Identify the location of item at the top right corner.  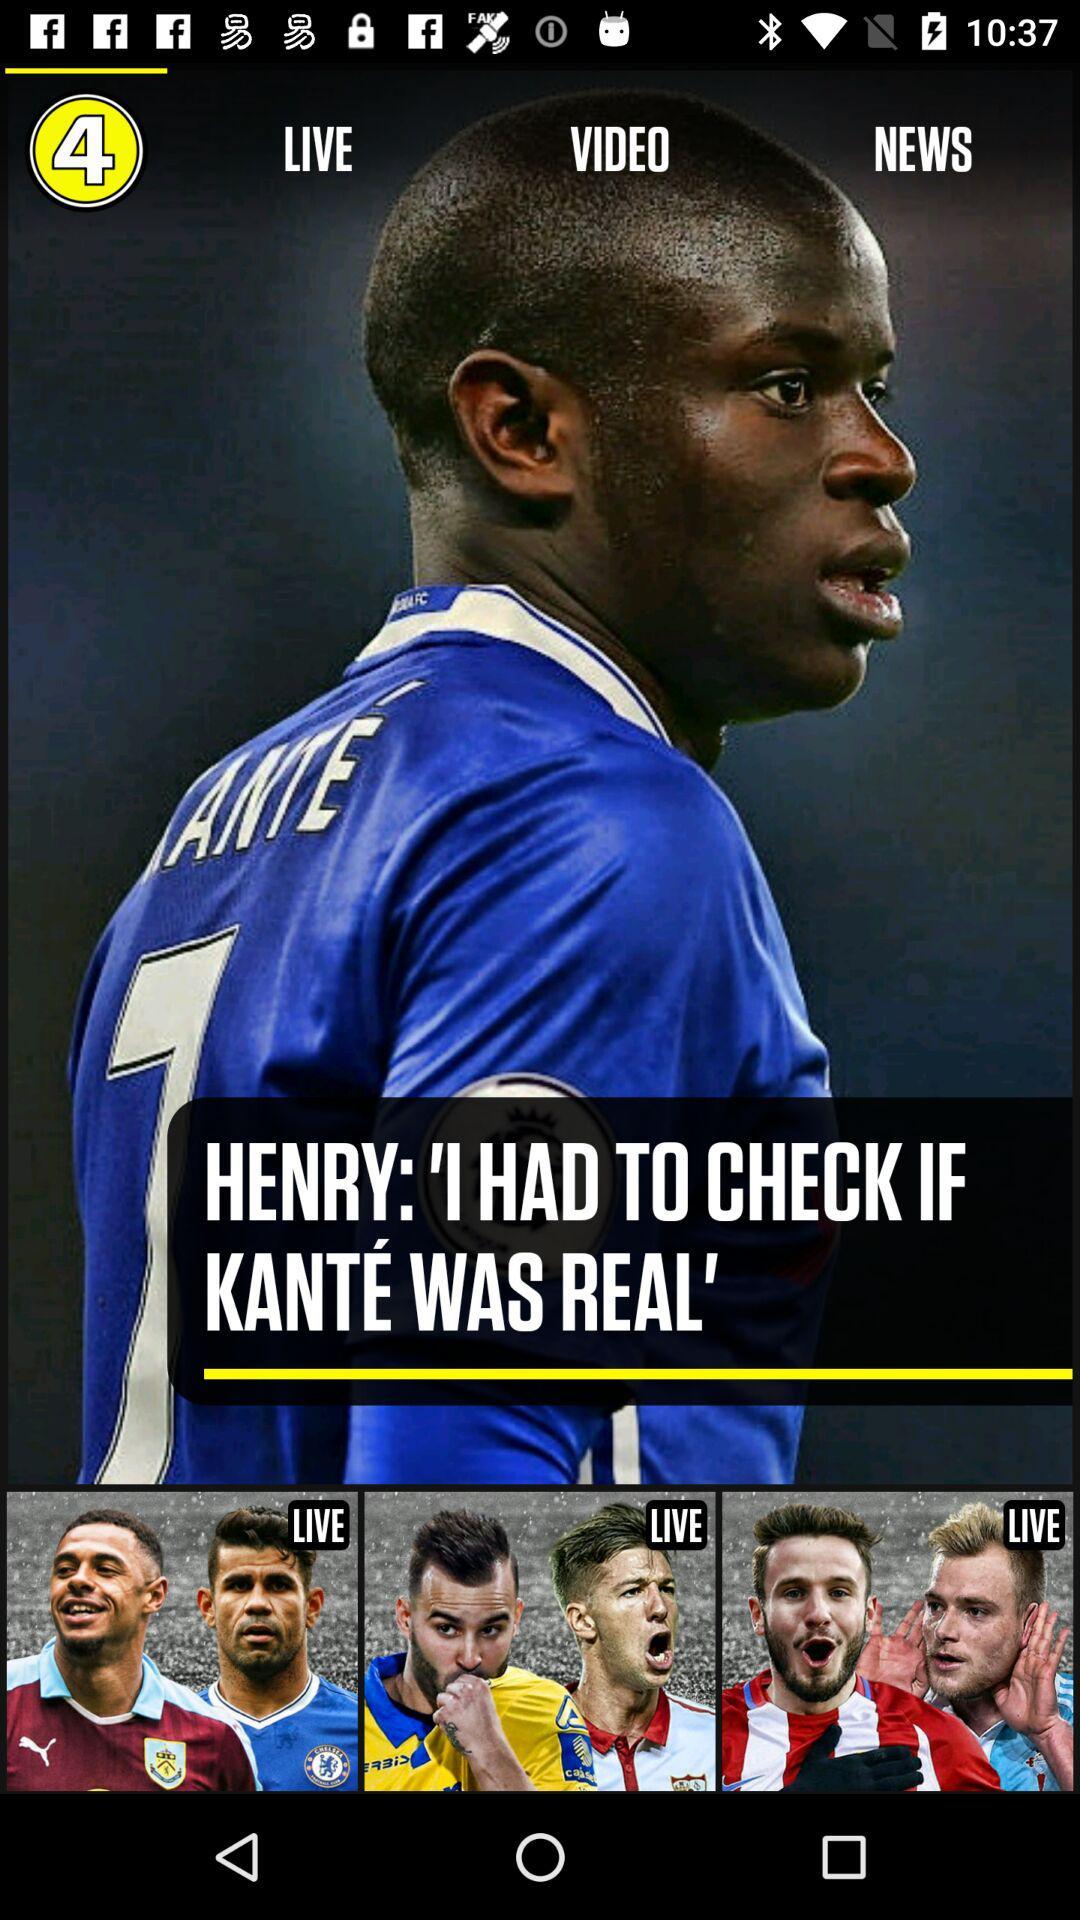
(923, 149).